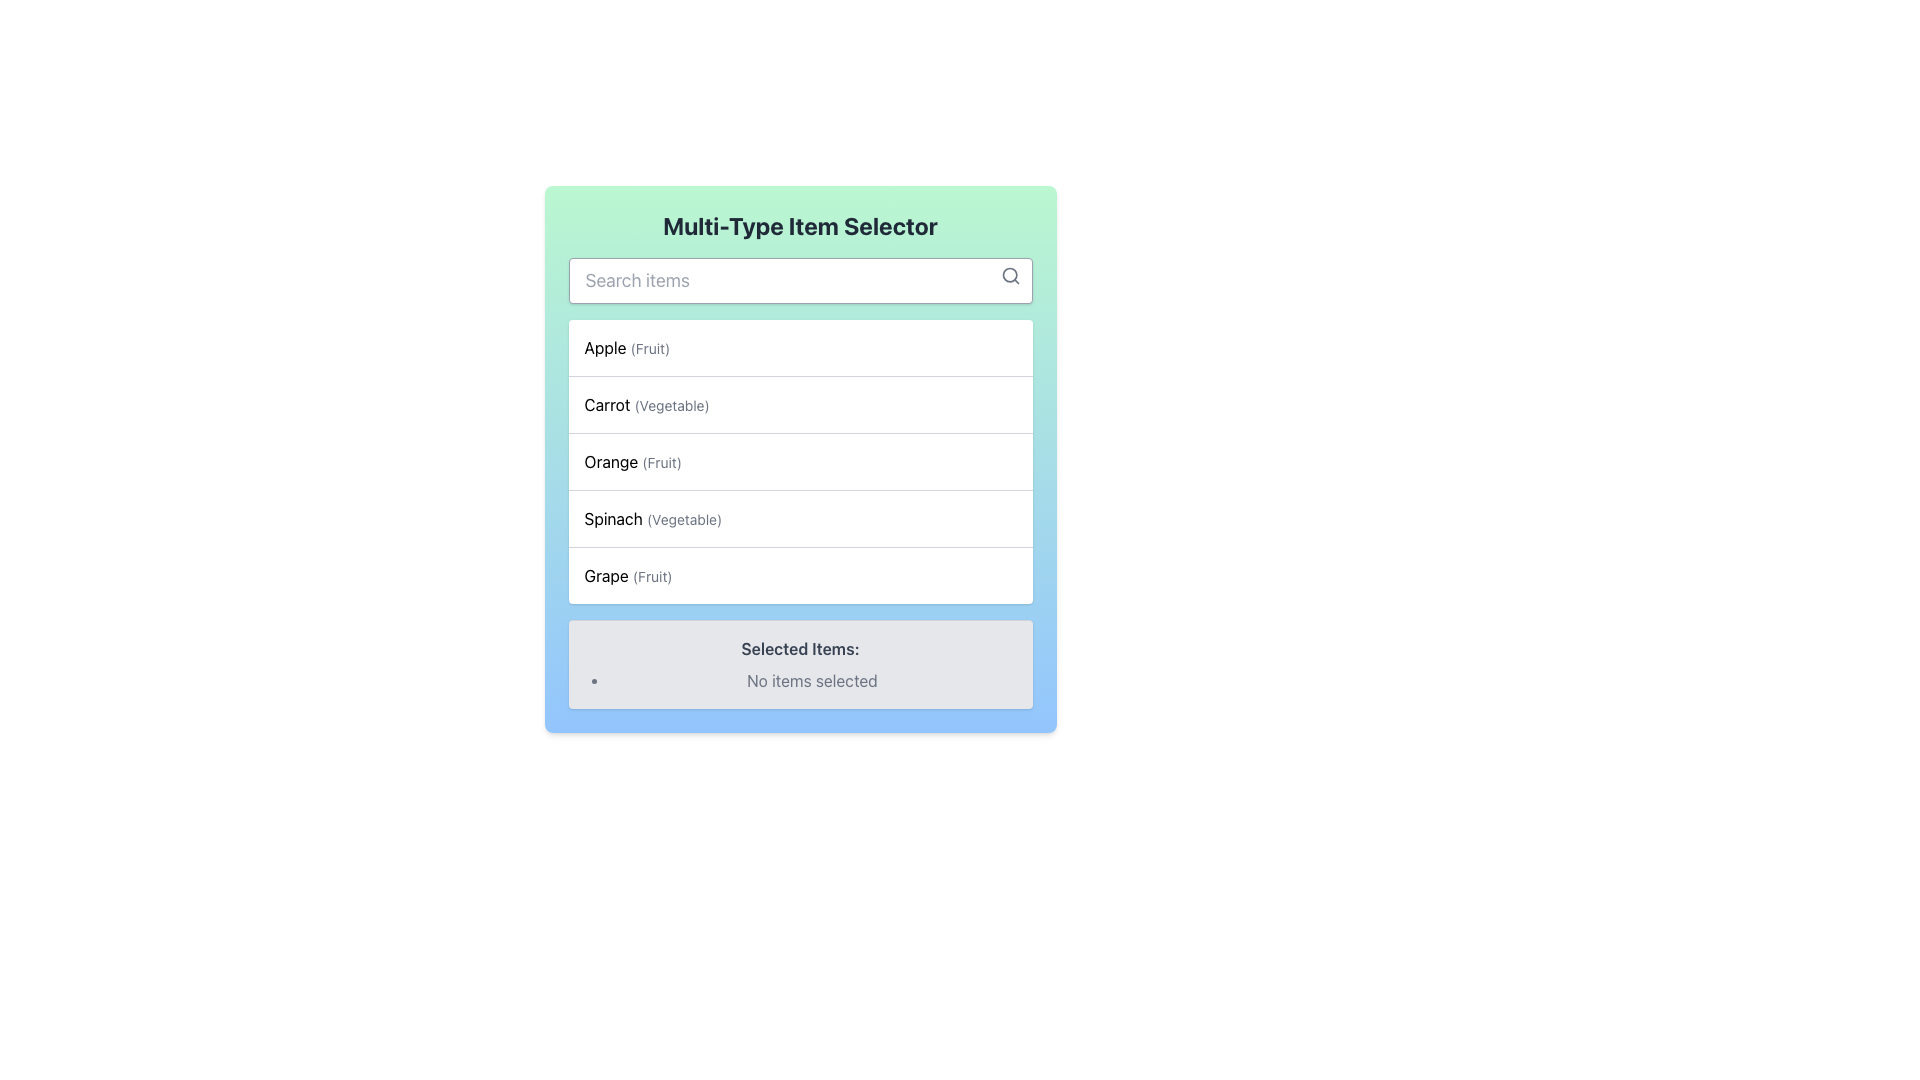 The width and height of the screenshot is (1920, 1080). What do you see at coordinates (626, 346) in the screenshot?
I see `the selectable list item labeled 'Apple (Fruit)'` at bounding box center [626, 346].